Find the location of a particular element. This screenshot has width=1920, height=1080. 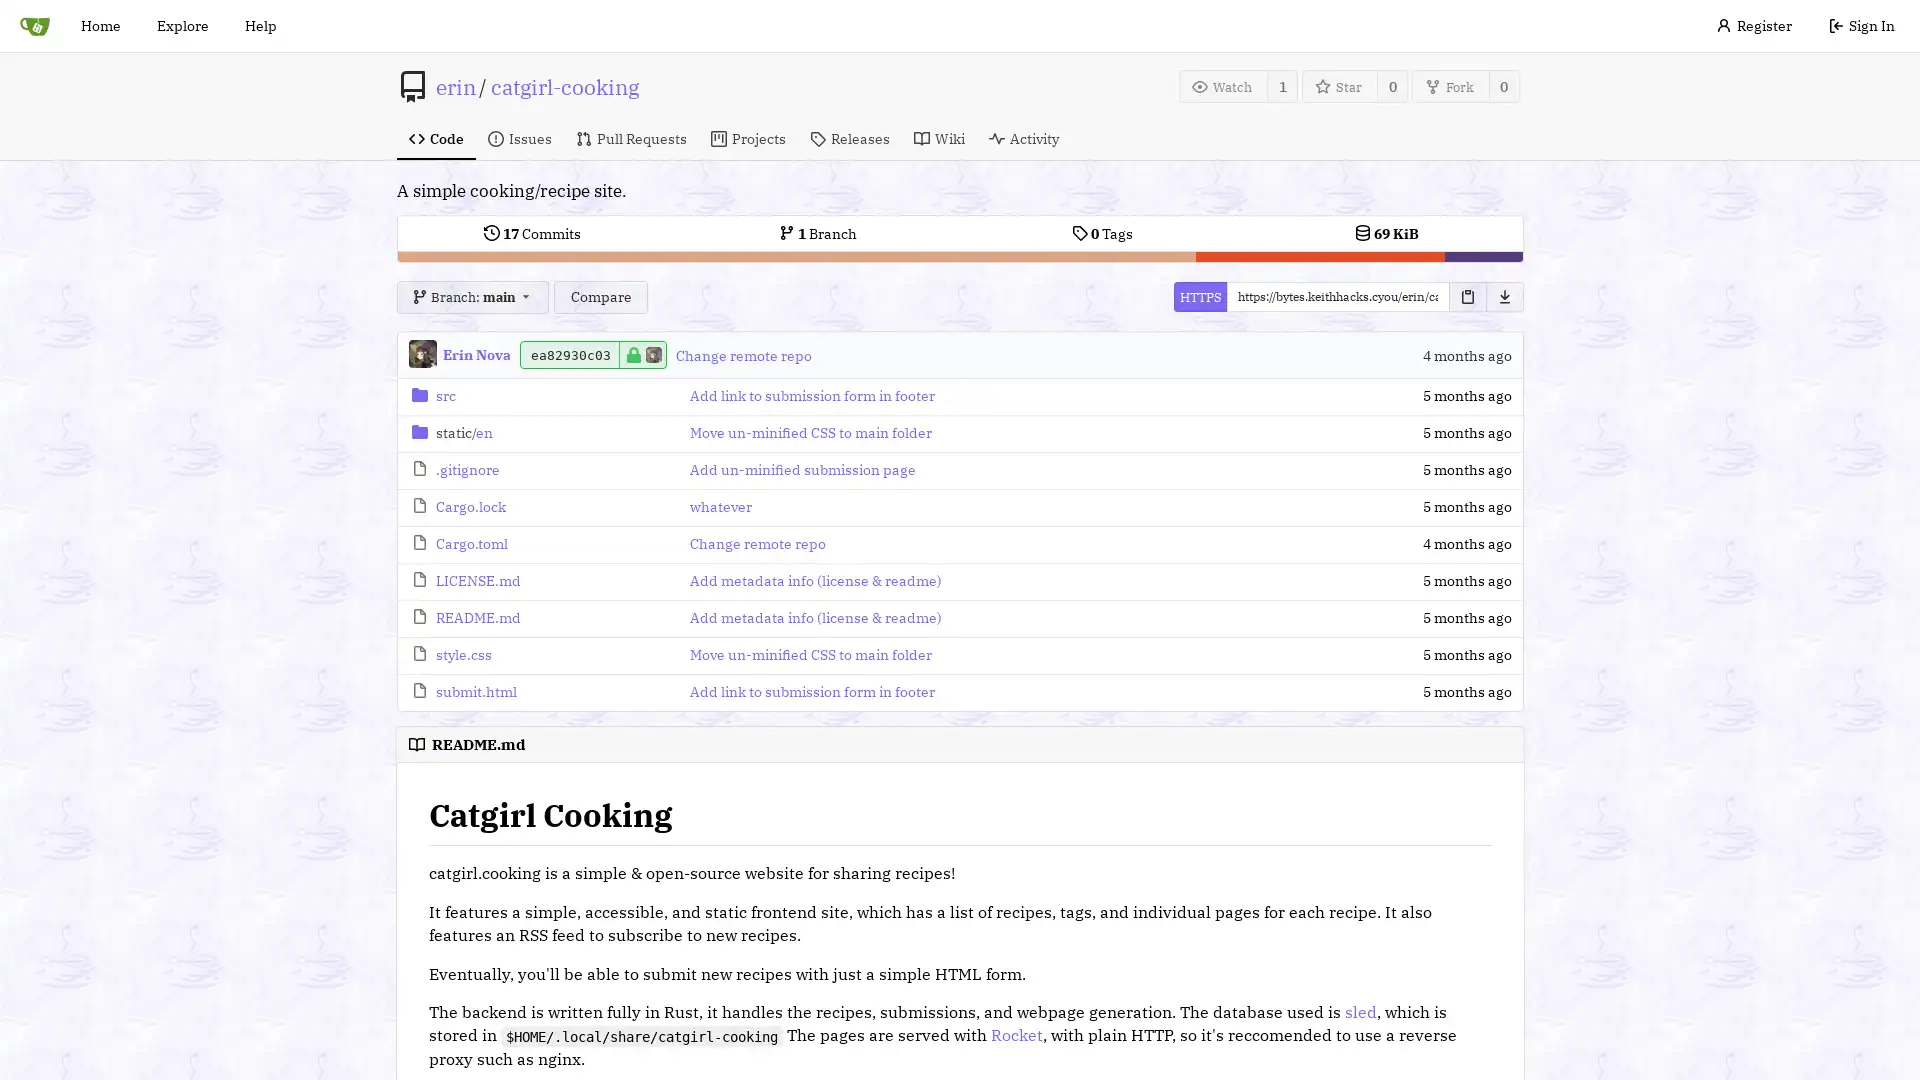

Compare is located at coordinates (599, 297).